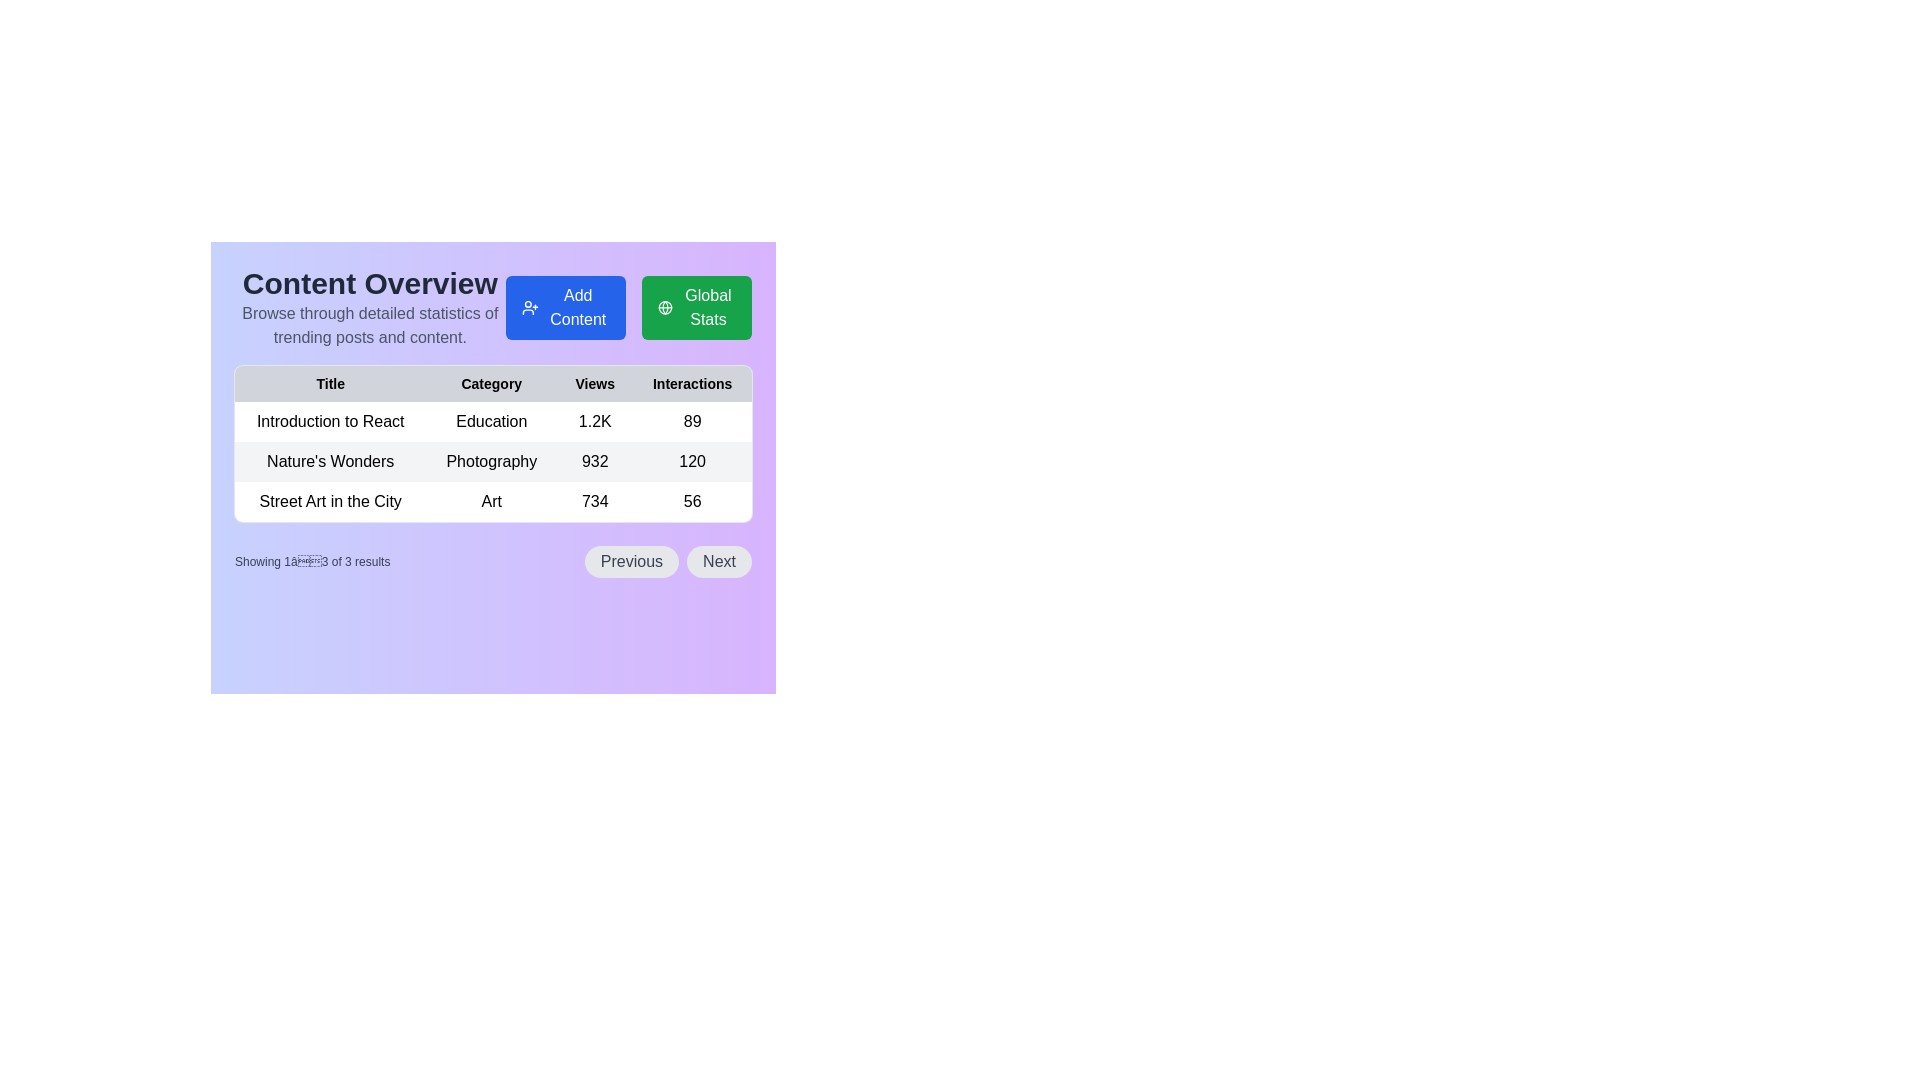 This screenshot has width=1920, height=1080. I want to click on the 'Add Content' button with a blue background and white text, so click(564, 308).